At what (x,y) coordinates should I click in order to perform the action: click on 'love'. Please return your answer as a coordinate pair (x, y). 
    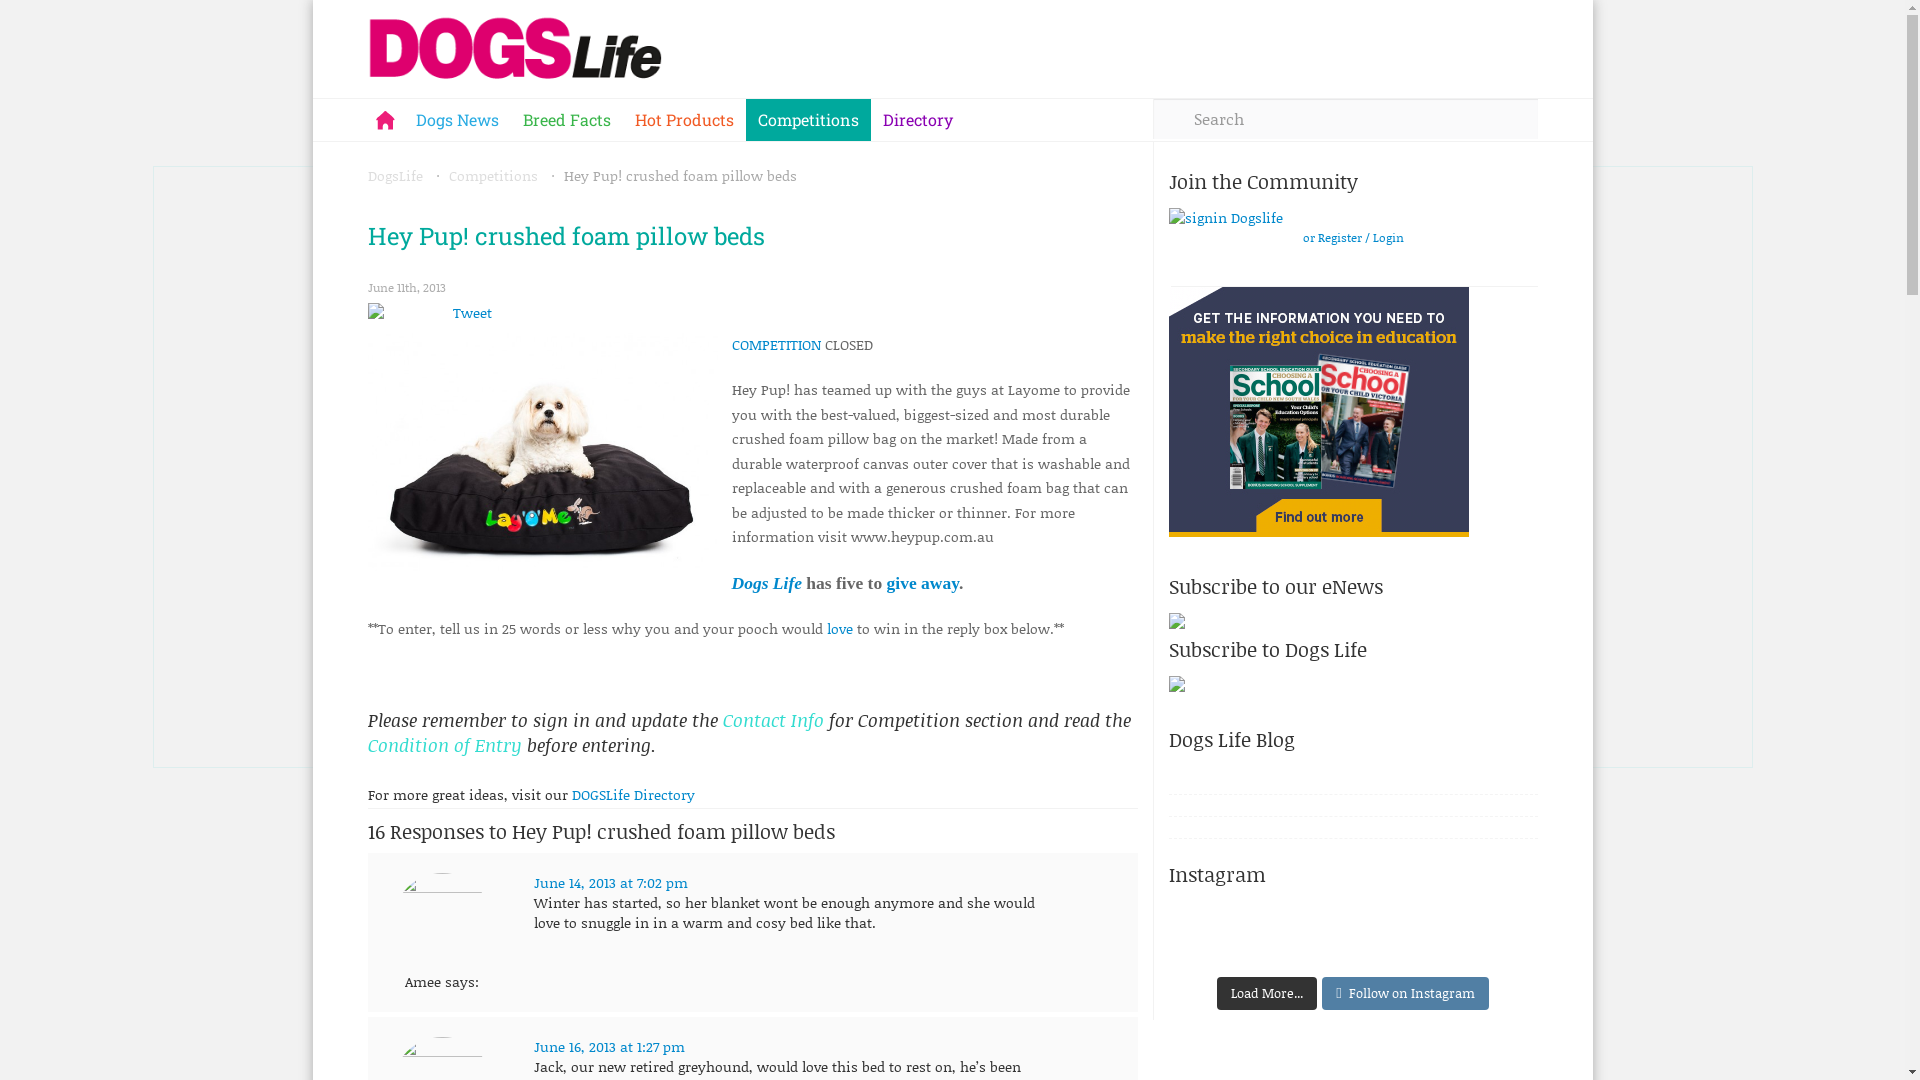
    Looking at the image, I should click on (839, 627).